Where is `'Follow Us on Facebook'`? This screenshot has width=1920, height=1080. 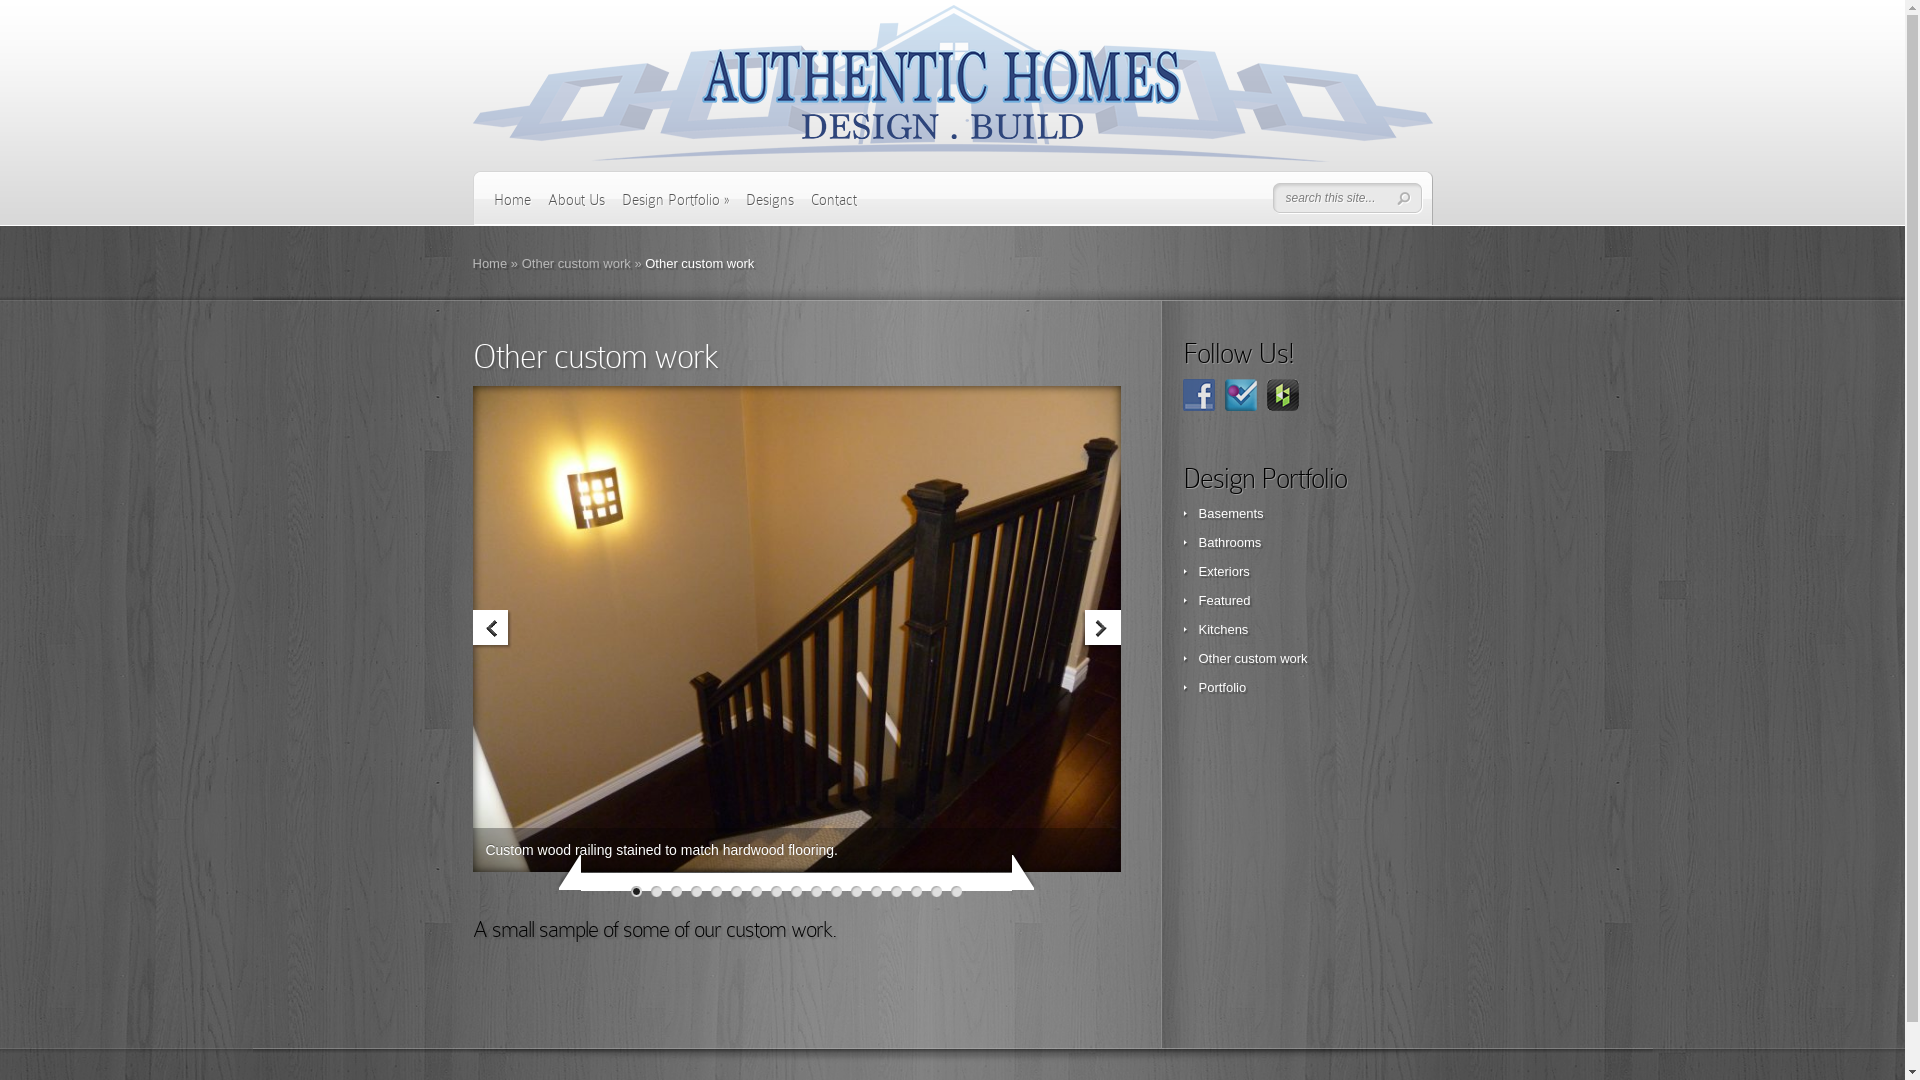
'Follow Us on Facebook' is located at coordinates (1198, 394).